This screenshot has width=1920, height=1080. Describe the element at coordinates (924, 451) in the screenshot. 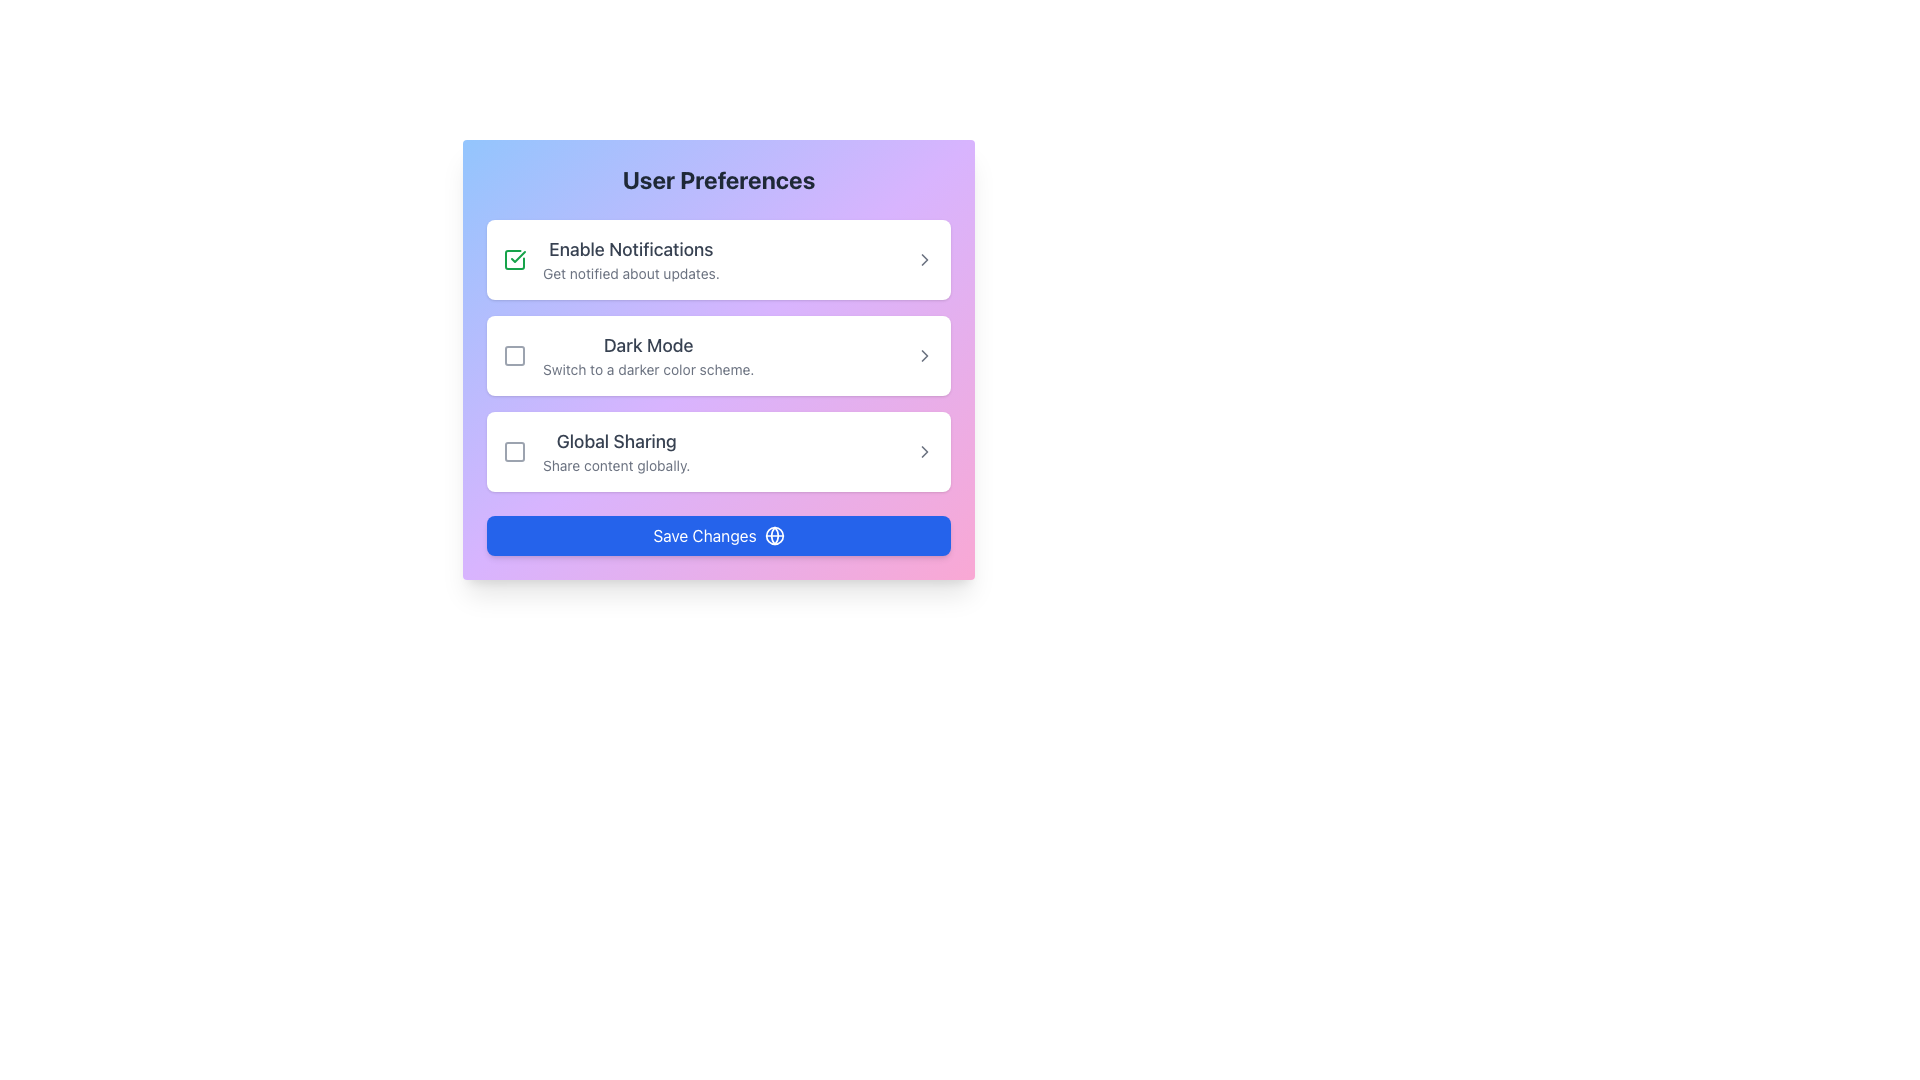

I see `the small rightward-pointing chevron icon located in the 'Global Sharing' section of the User Preferences interface` at that location.